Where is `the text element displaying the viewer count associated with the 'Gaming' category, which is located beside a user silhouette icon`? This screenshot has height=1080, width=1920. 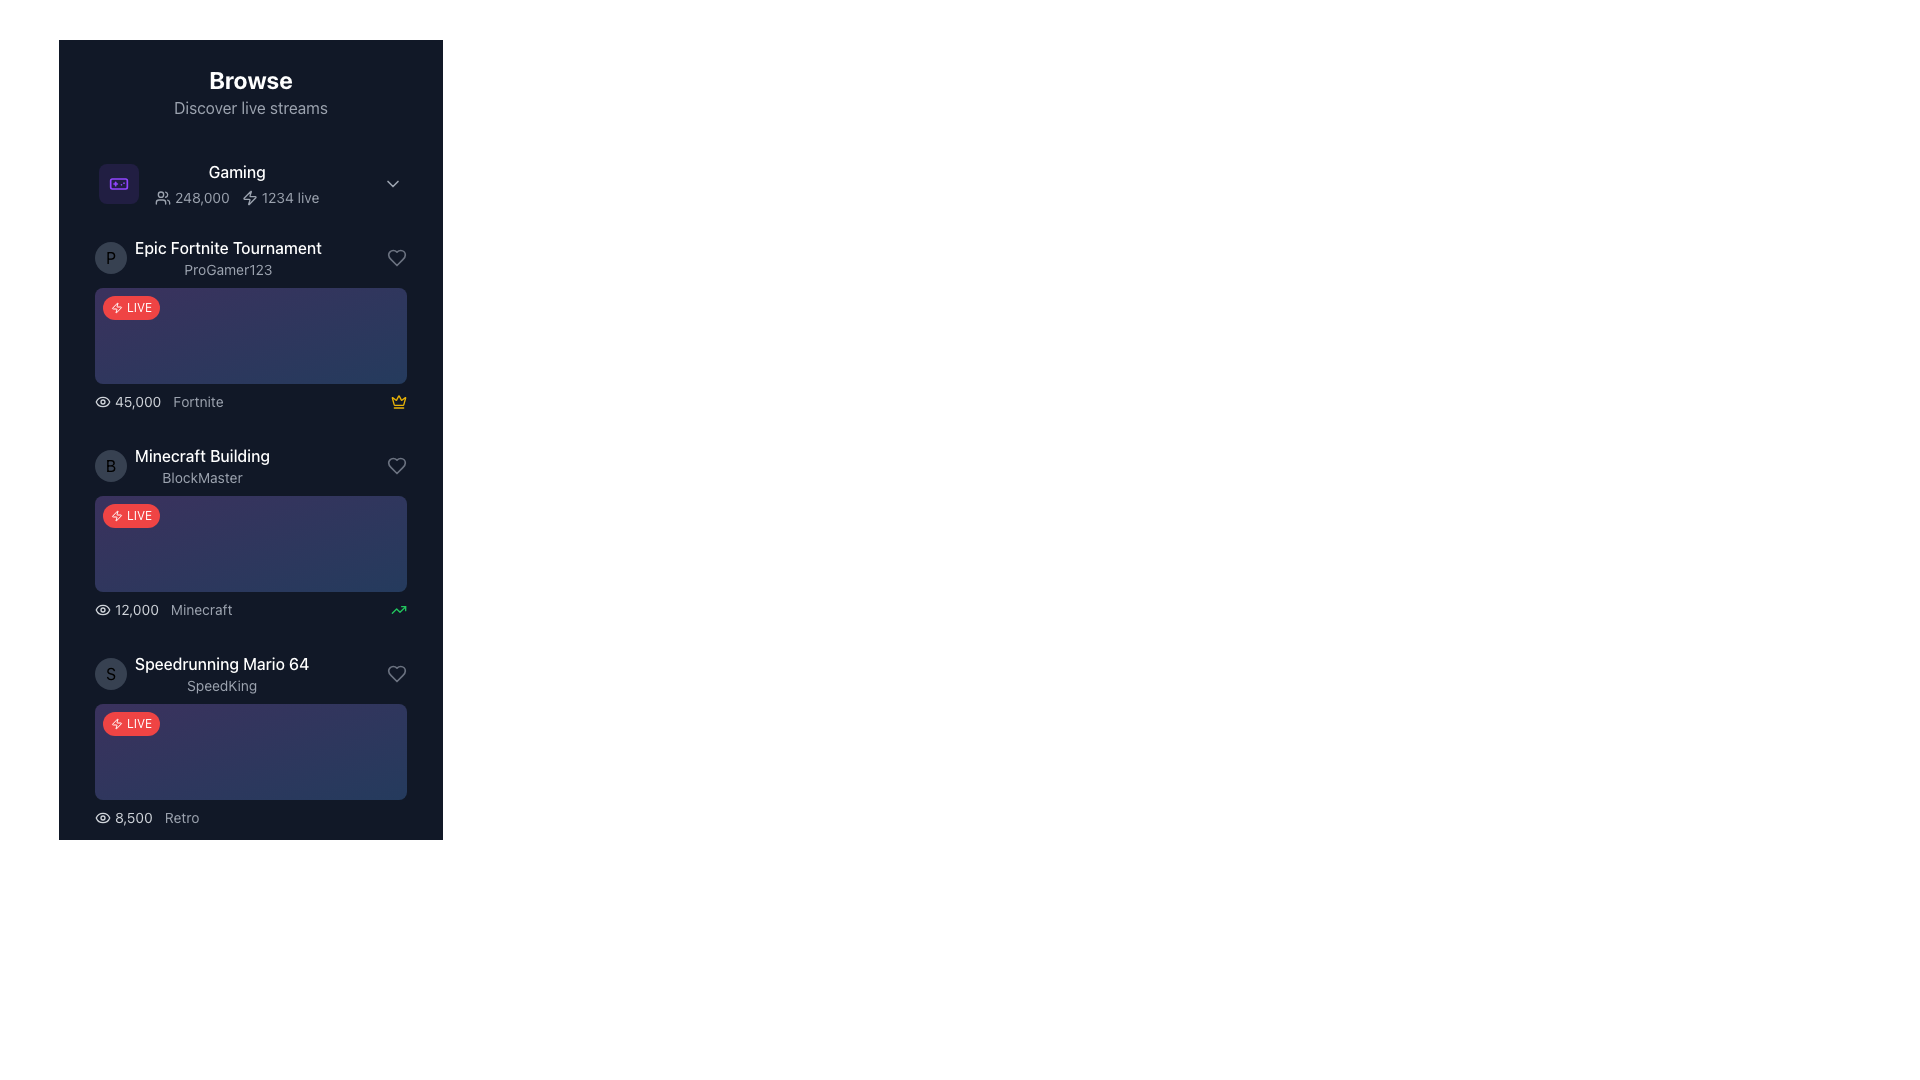
the text element displaying the viewer count associated with the 'Gaming' category, which is located beside a user silhouette icon is located at coordinates (192, 197).